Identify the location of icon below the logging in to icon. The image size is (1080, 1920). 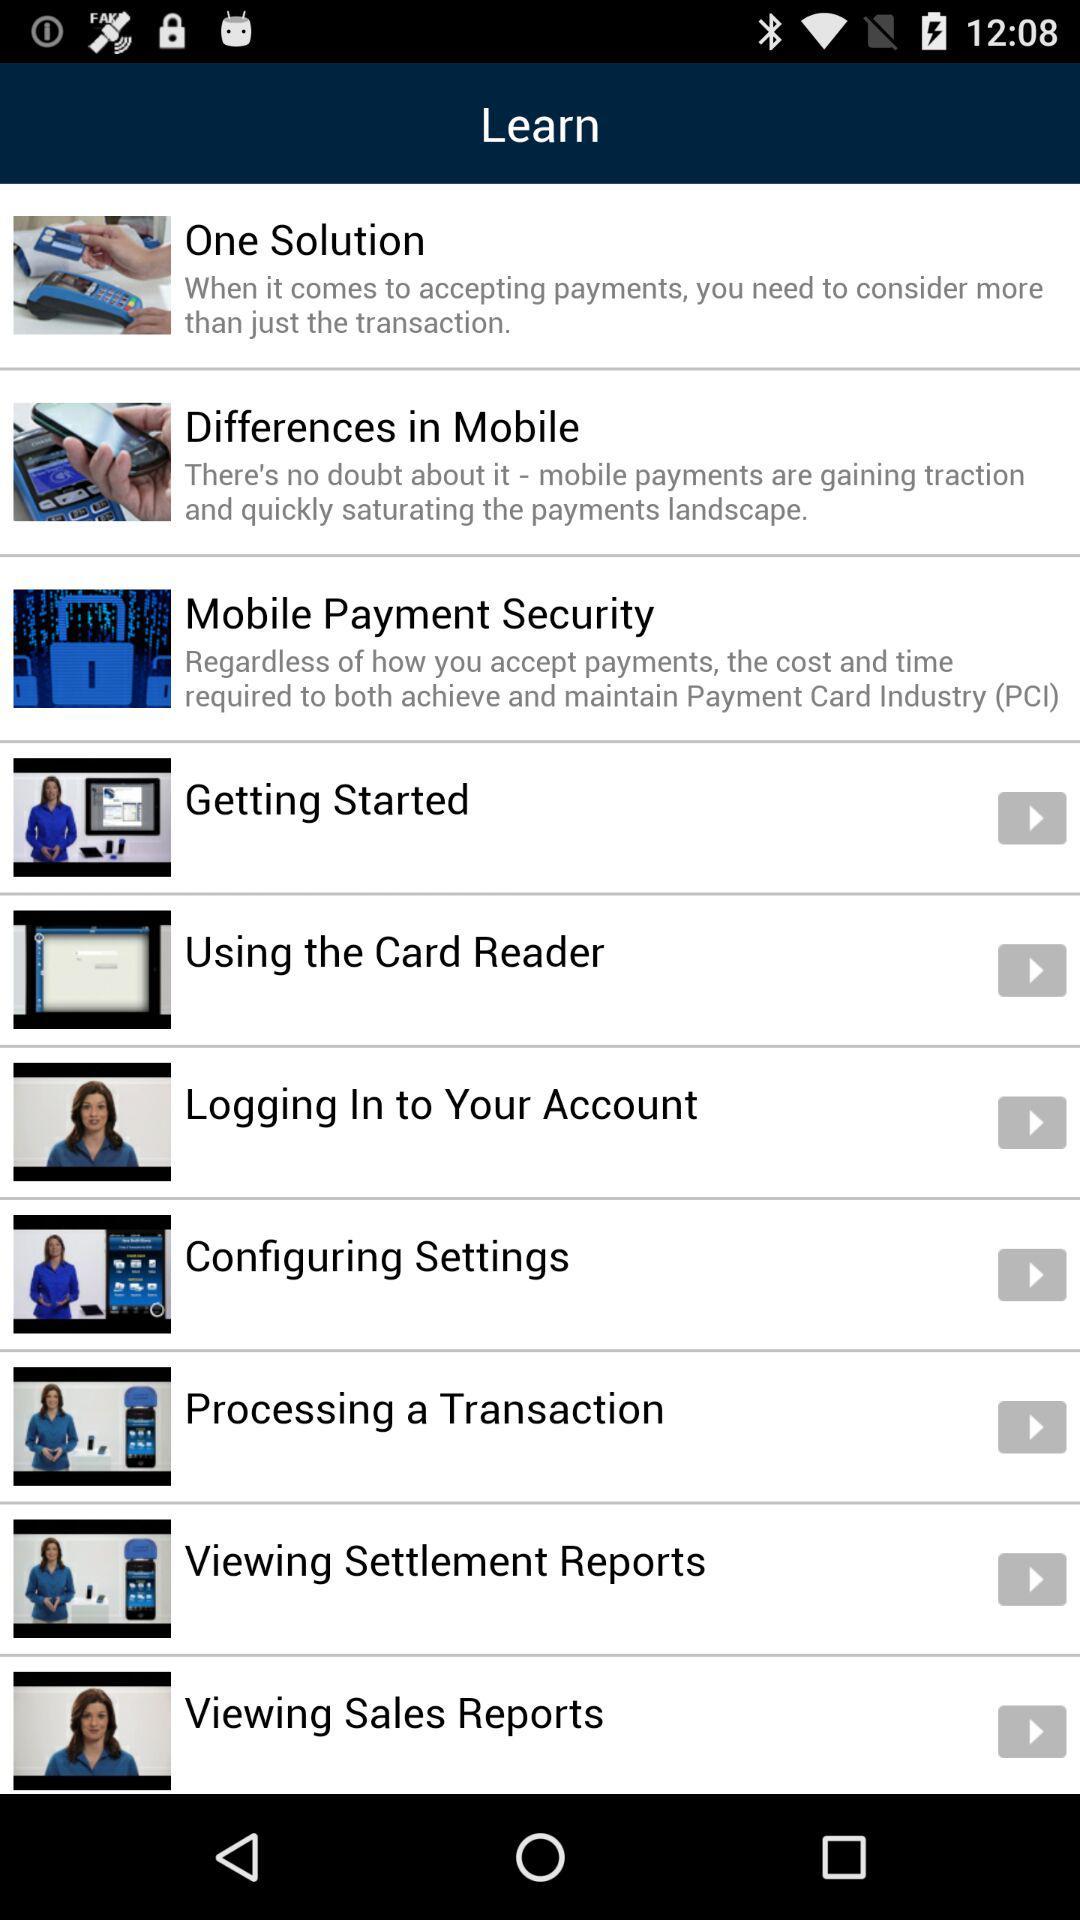
(377, 1253).